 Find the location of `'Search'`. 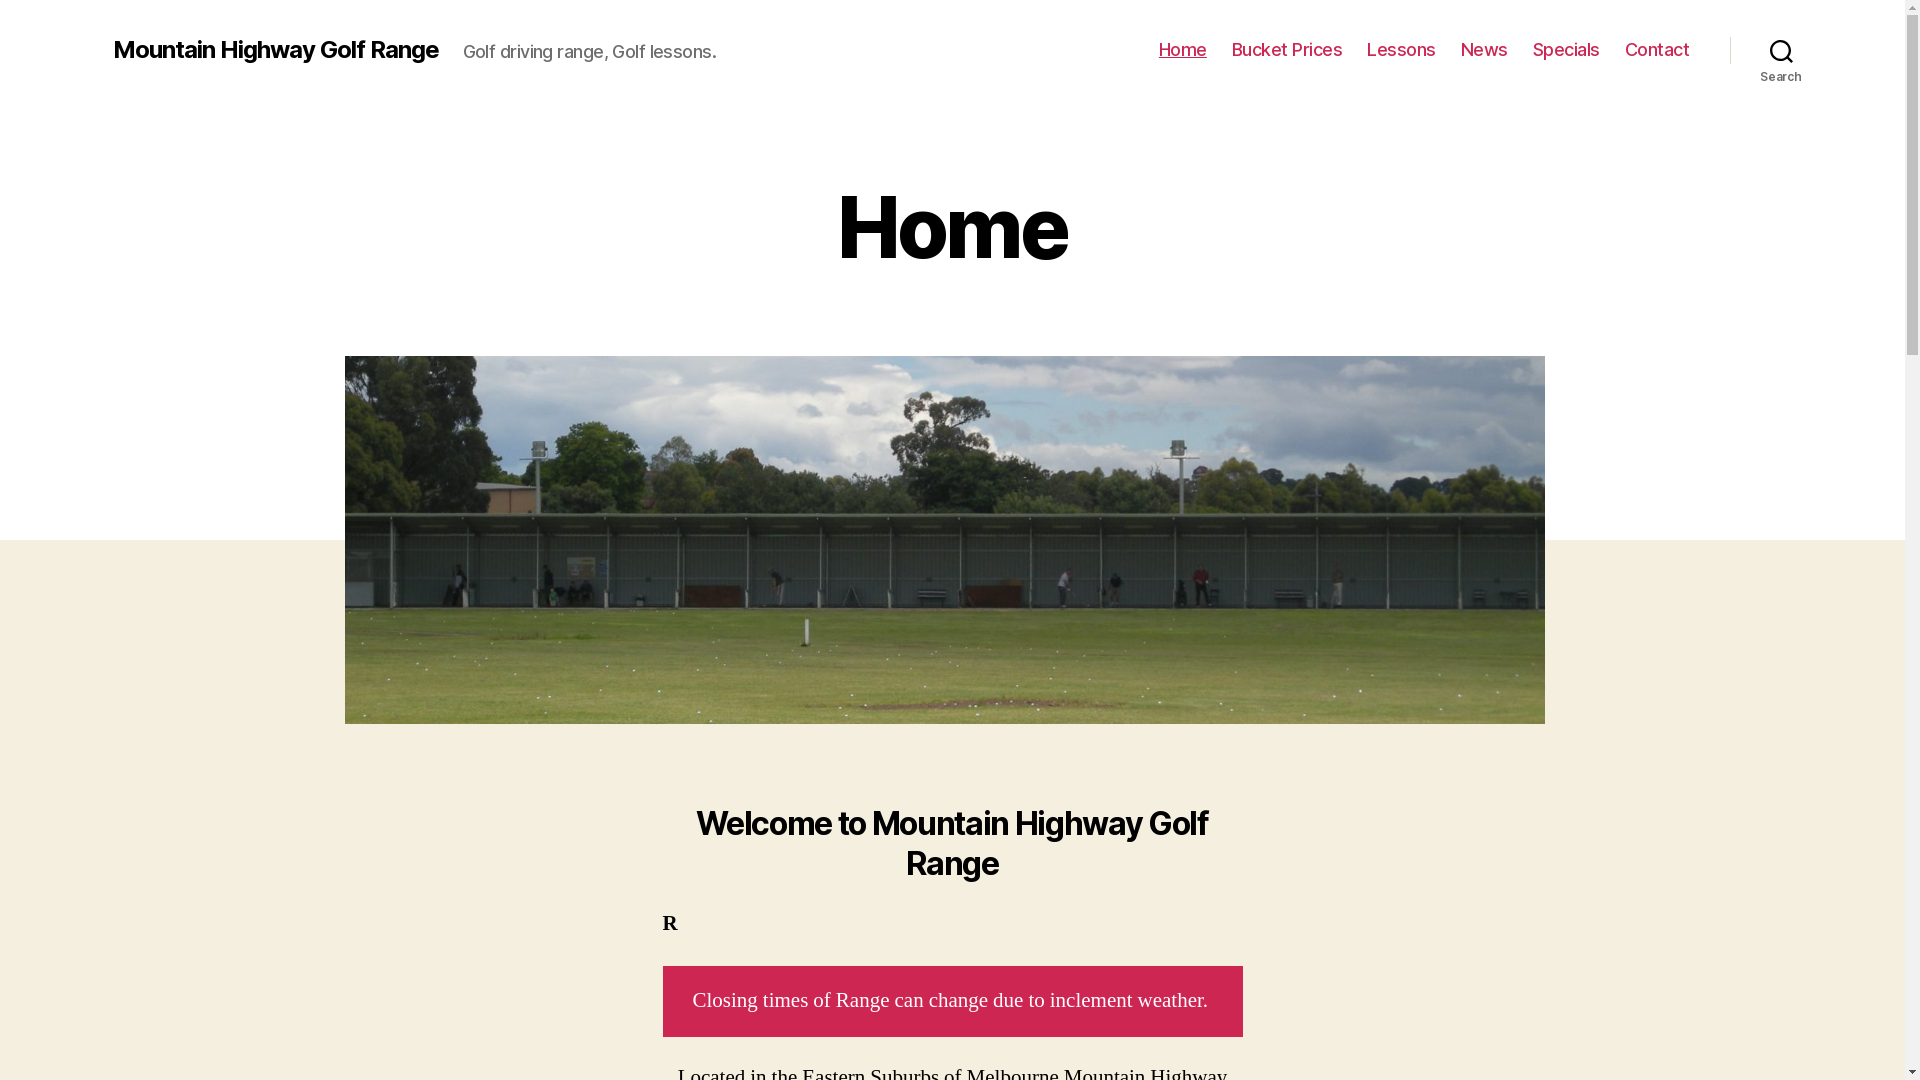

'Search' is located at coordinates (1728, 49).